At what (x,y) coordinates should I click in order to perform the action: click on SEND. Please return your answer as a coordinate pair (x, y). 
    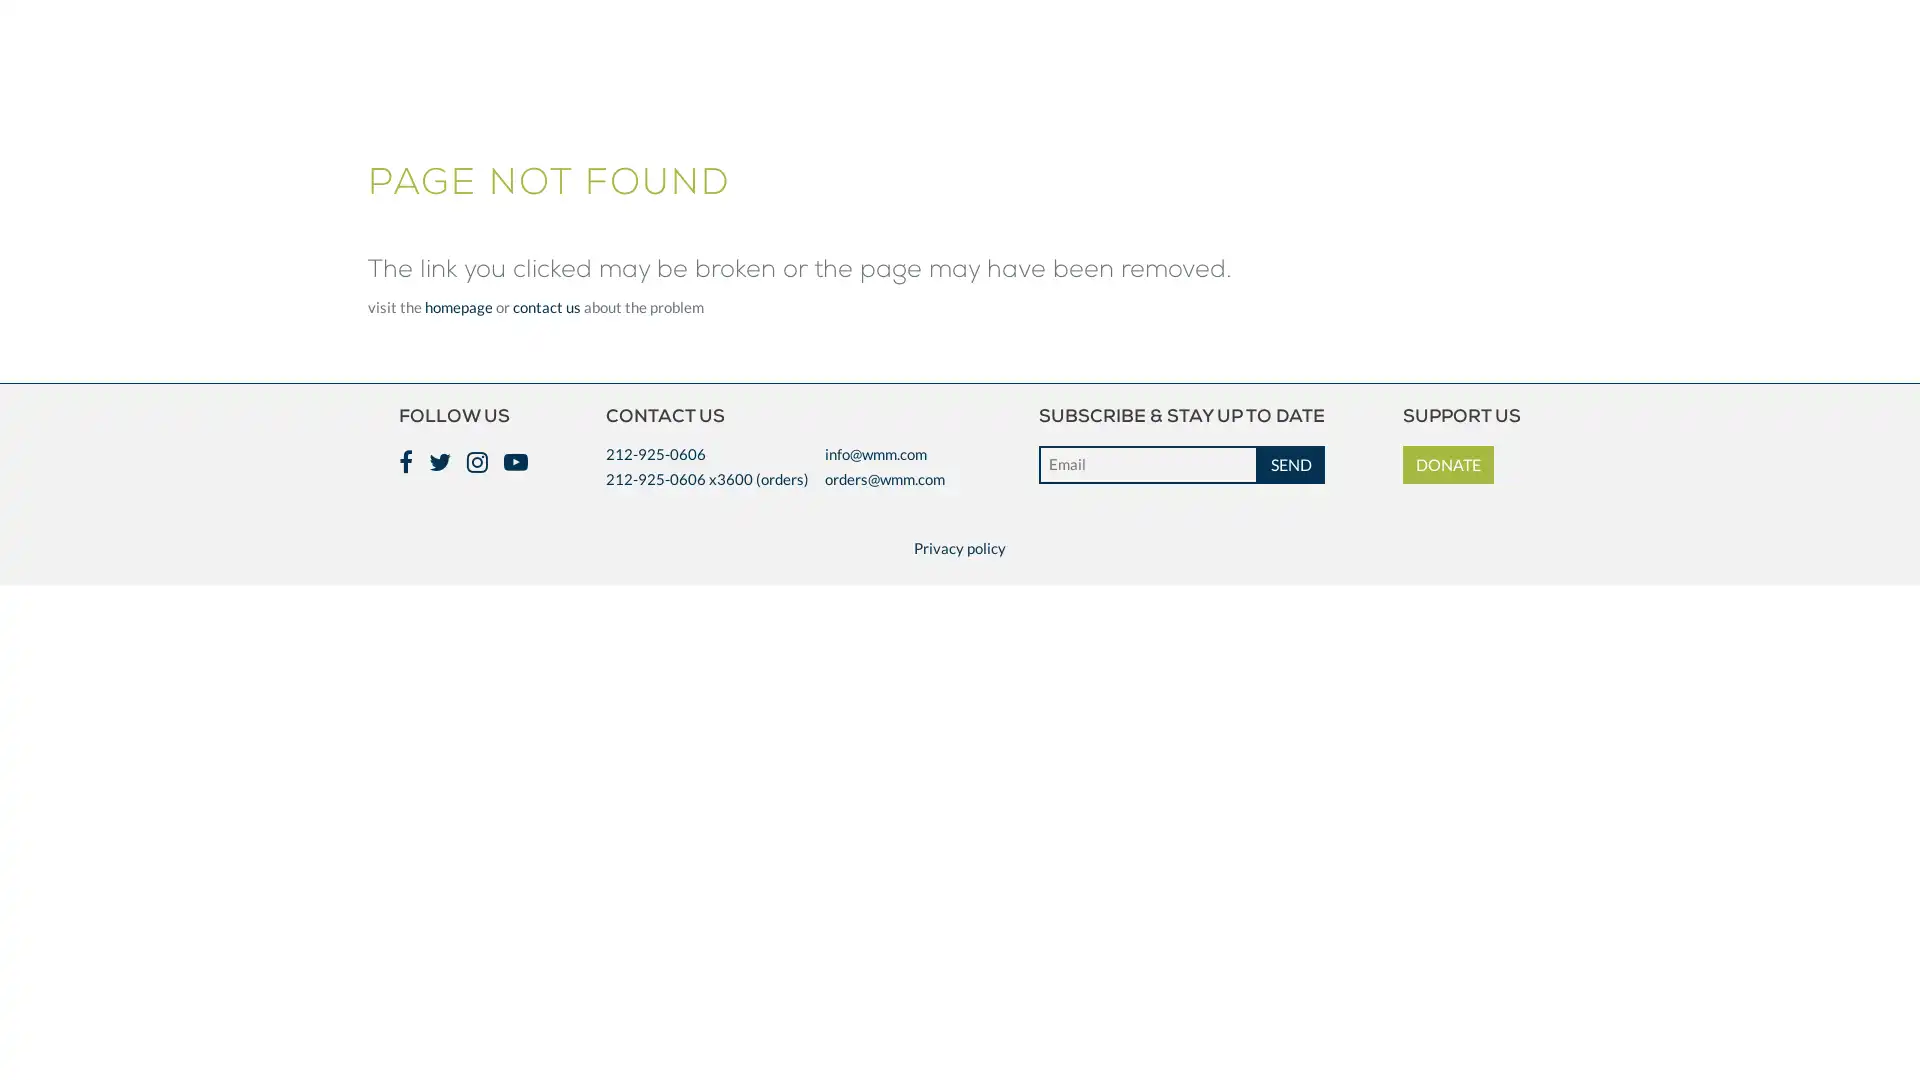
    Looking at the image, I should click on (1291, 497).